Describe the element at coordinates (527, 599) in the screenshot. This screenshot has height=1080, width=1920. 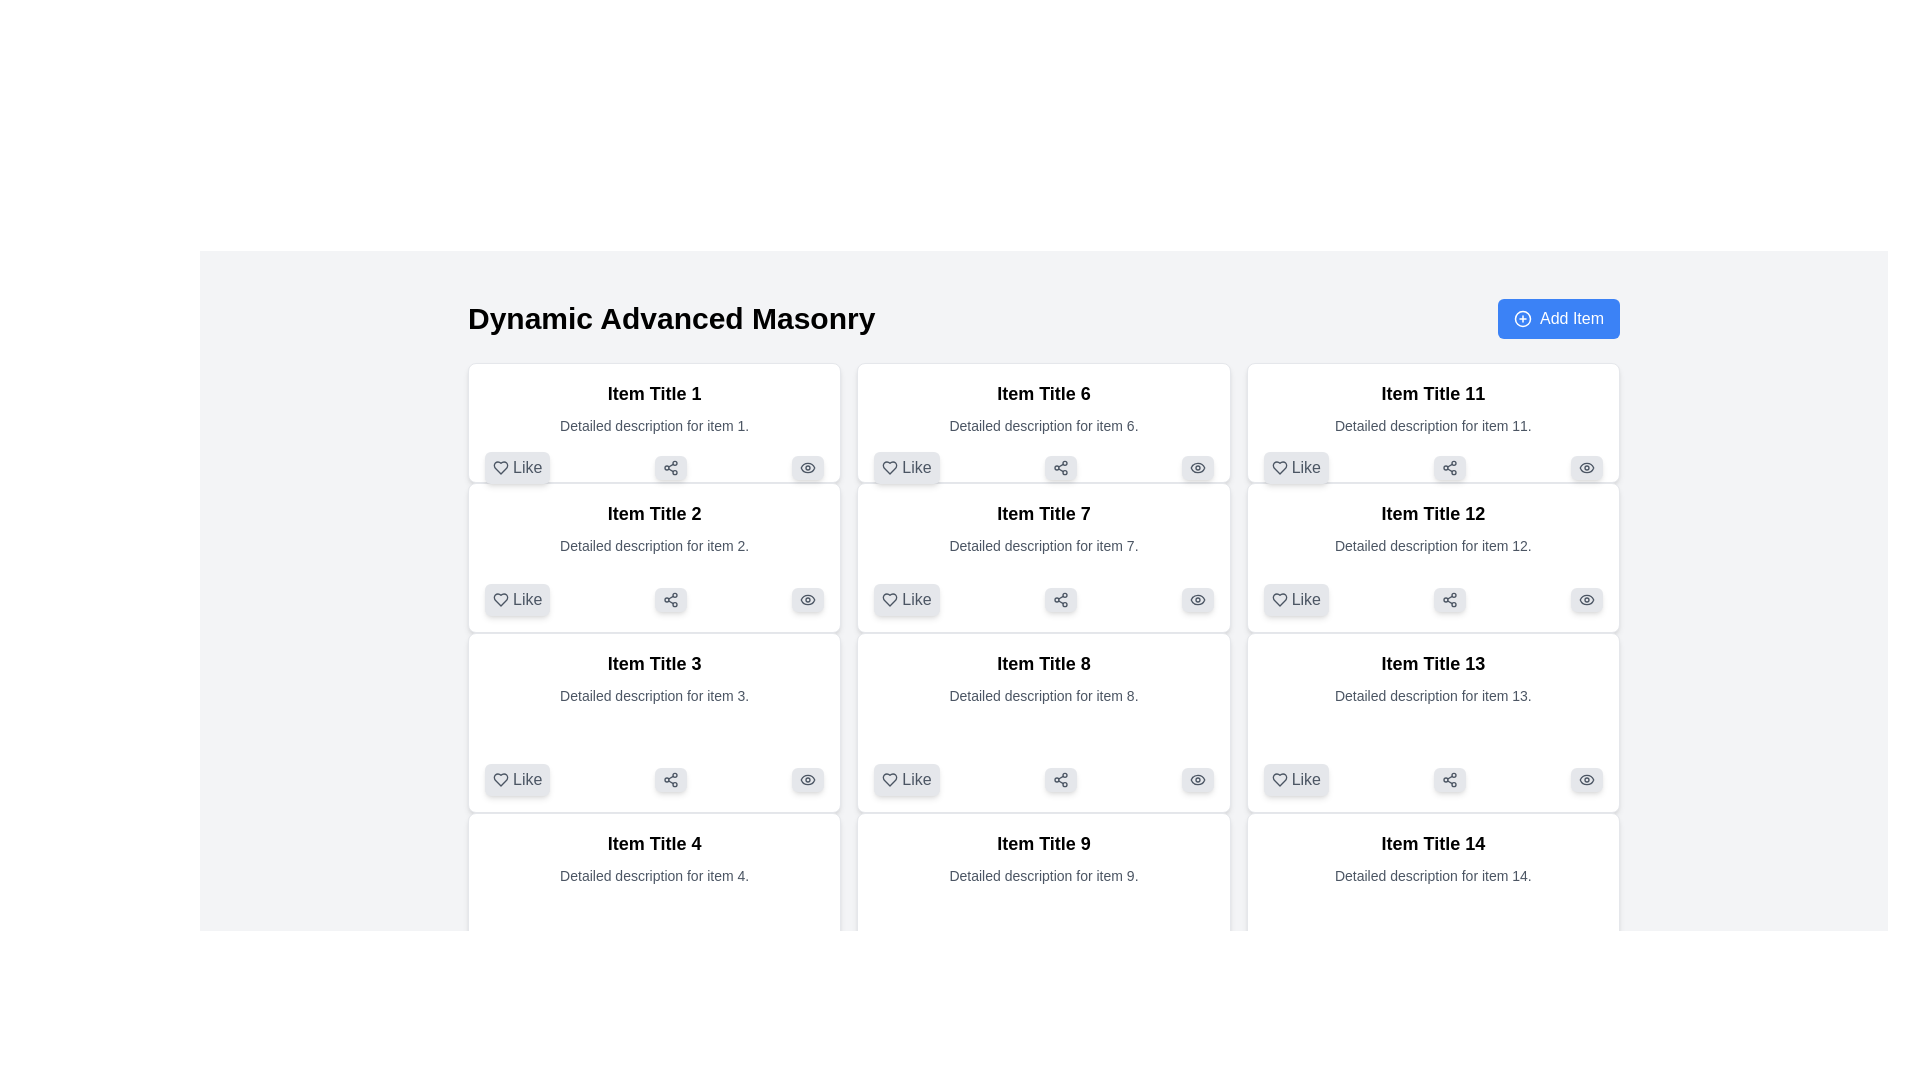
I see `the 'Like' button associated with the Text label that represents the action of liking the content, located within the box labeled 'Item Title 2'` at that location.